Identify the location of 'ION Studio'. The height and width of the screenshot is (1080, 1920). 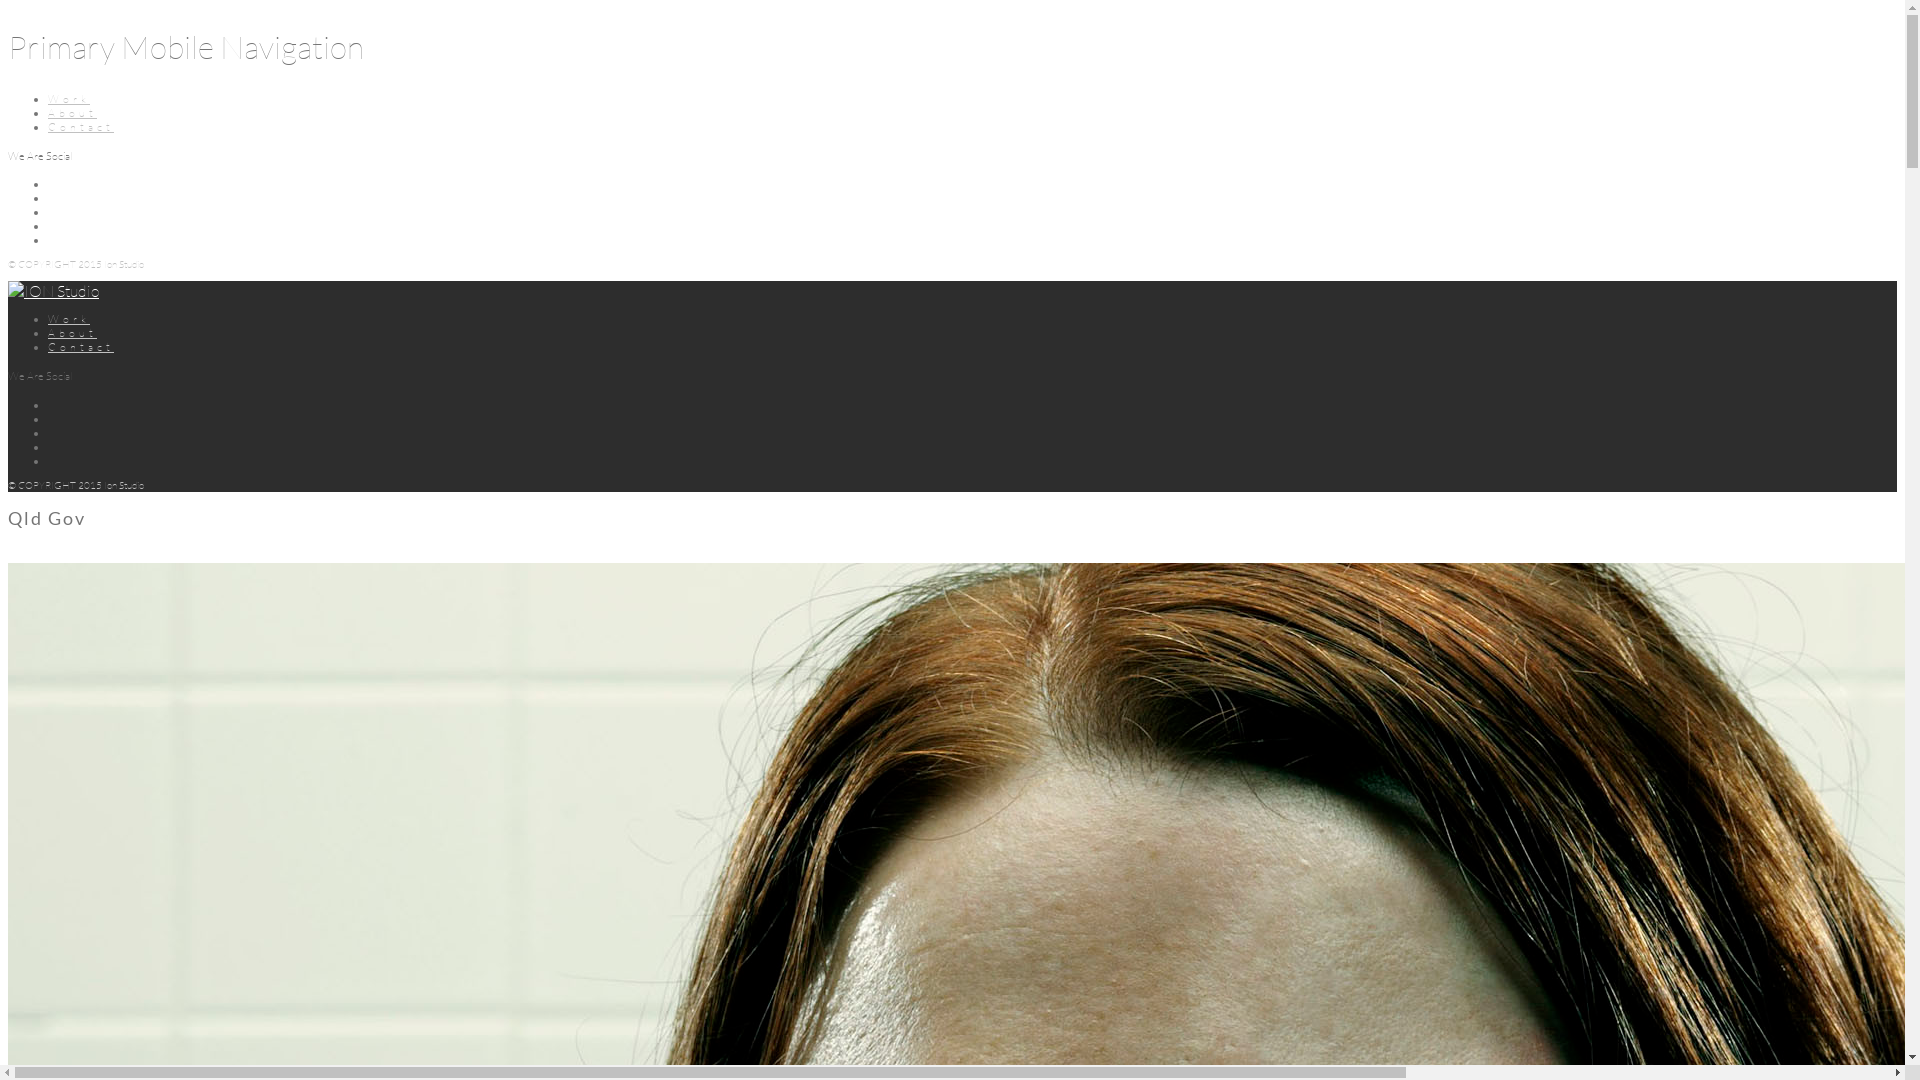
(53, 290).